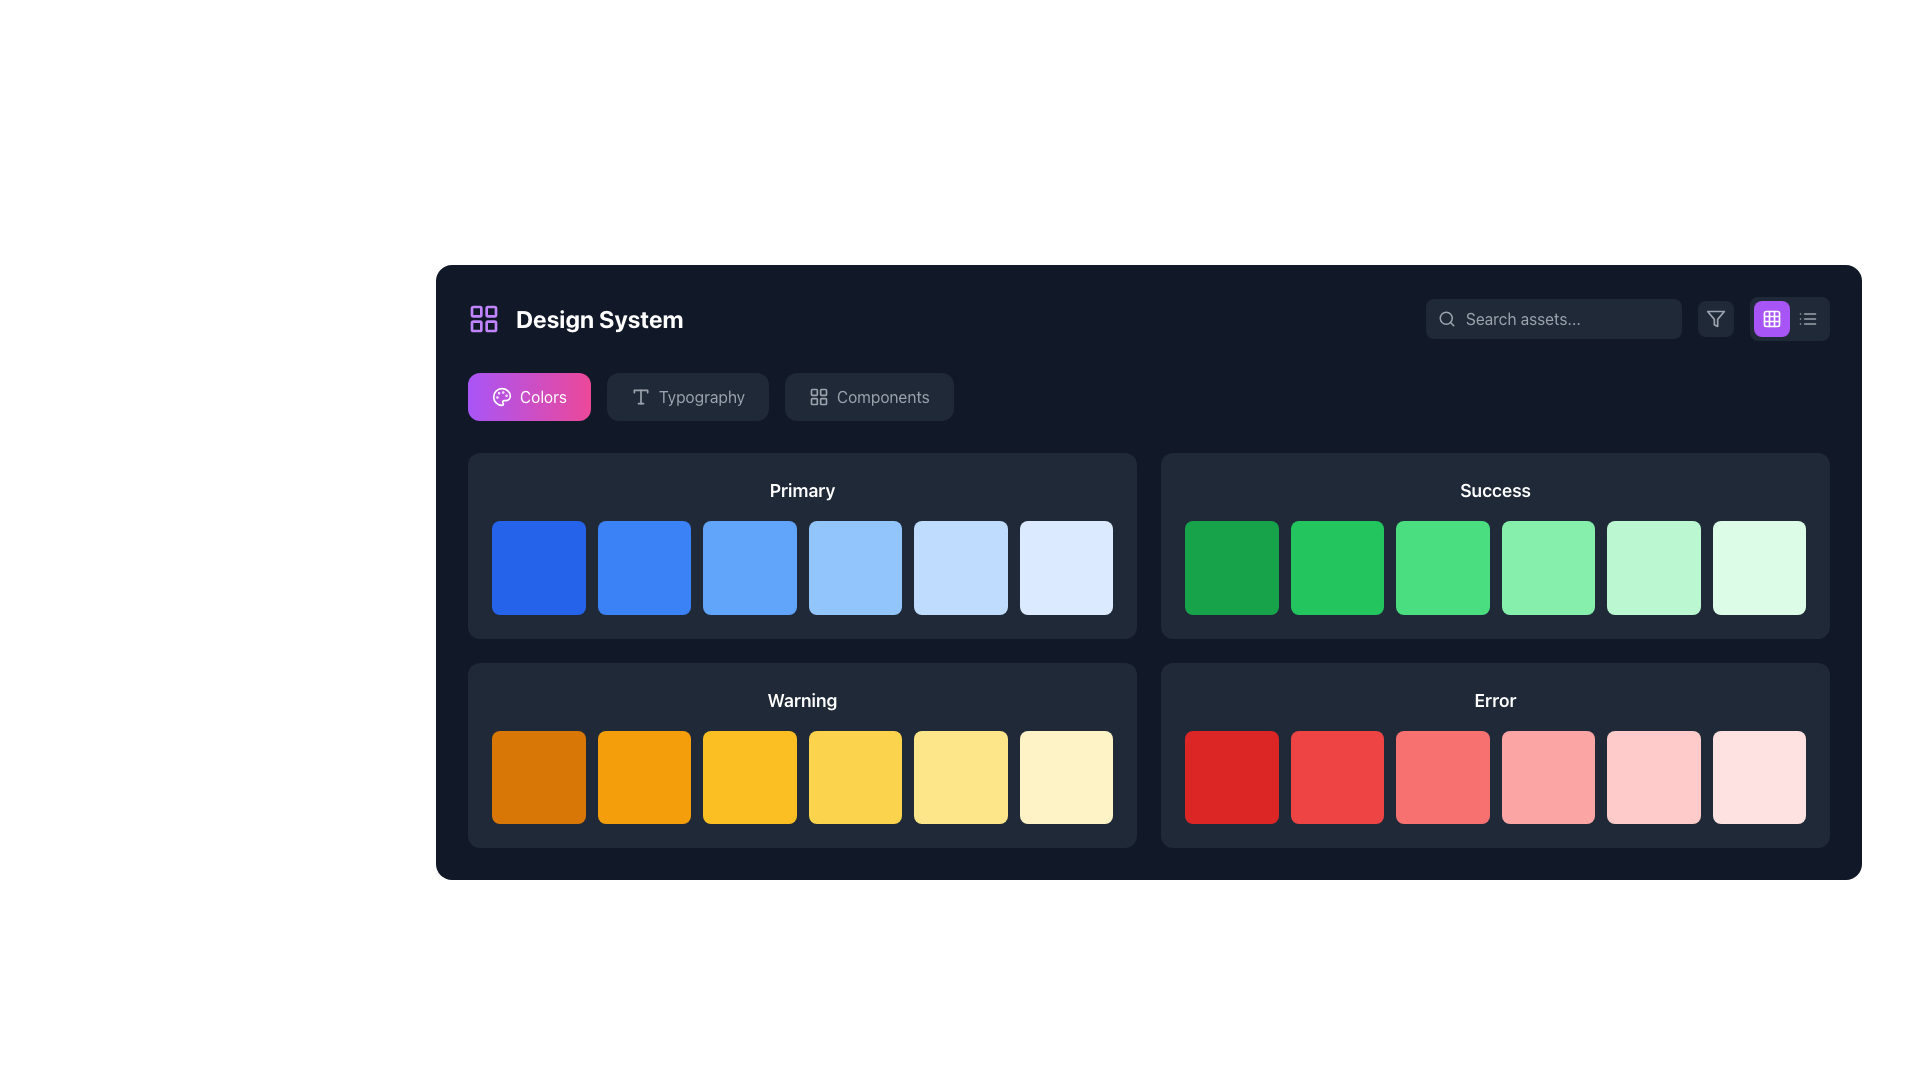 Image resolution: width=1920 pixels, height=1080 pixels. Describe the element at coordinates (855, 567) in the screenshot. I see `the selectable color tile located in the first row of the 'Primary' section, occupying the fourth slot from the left` at that location.